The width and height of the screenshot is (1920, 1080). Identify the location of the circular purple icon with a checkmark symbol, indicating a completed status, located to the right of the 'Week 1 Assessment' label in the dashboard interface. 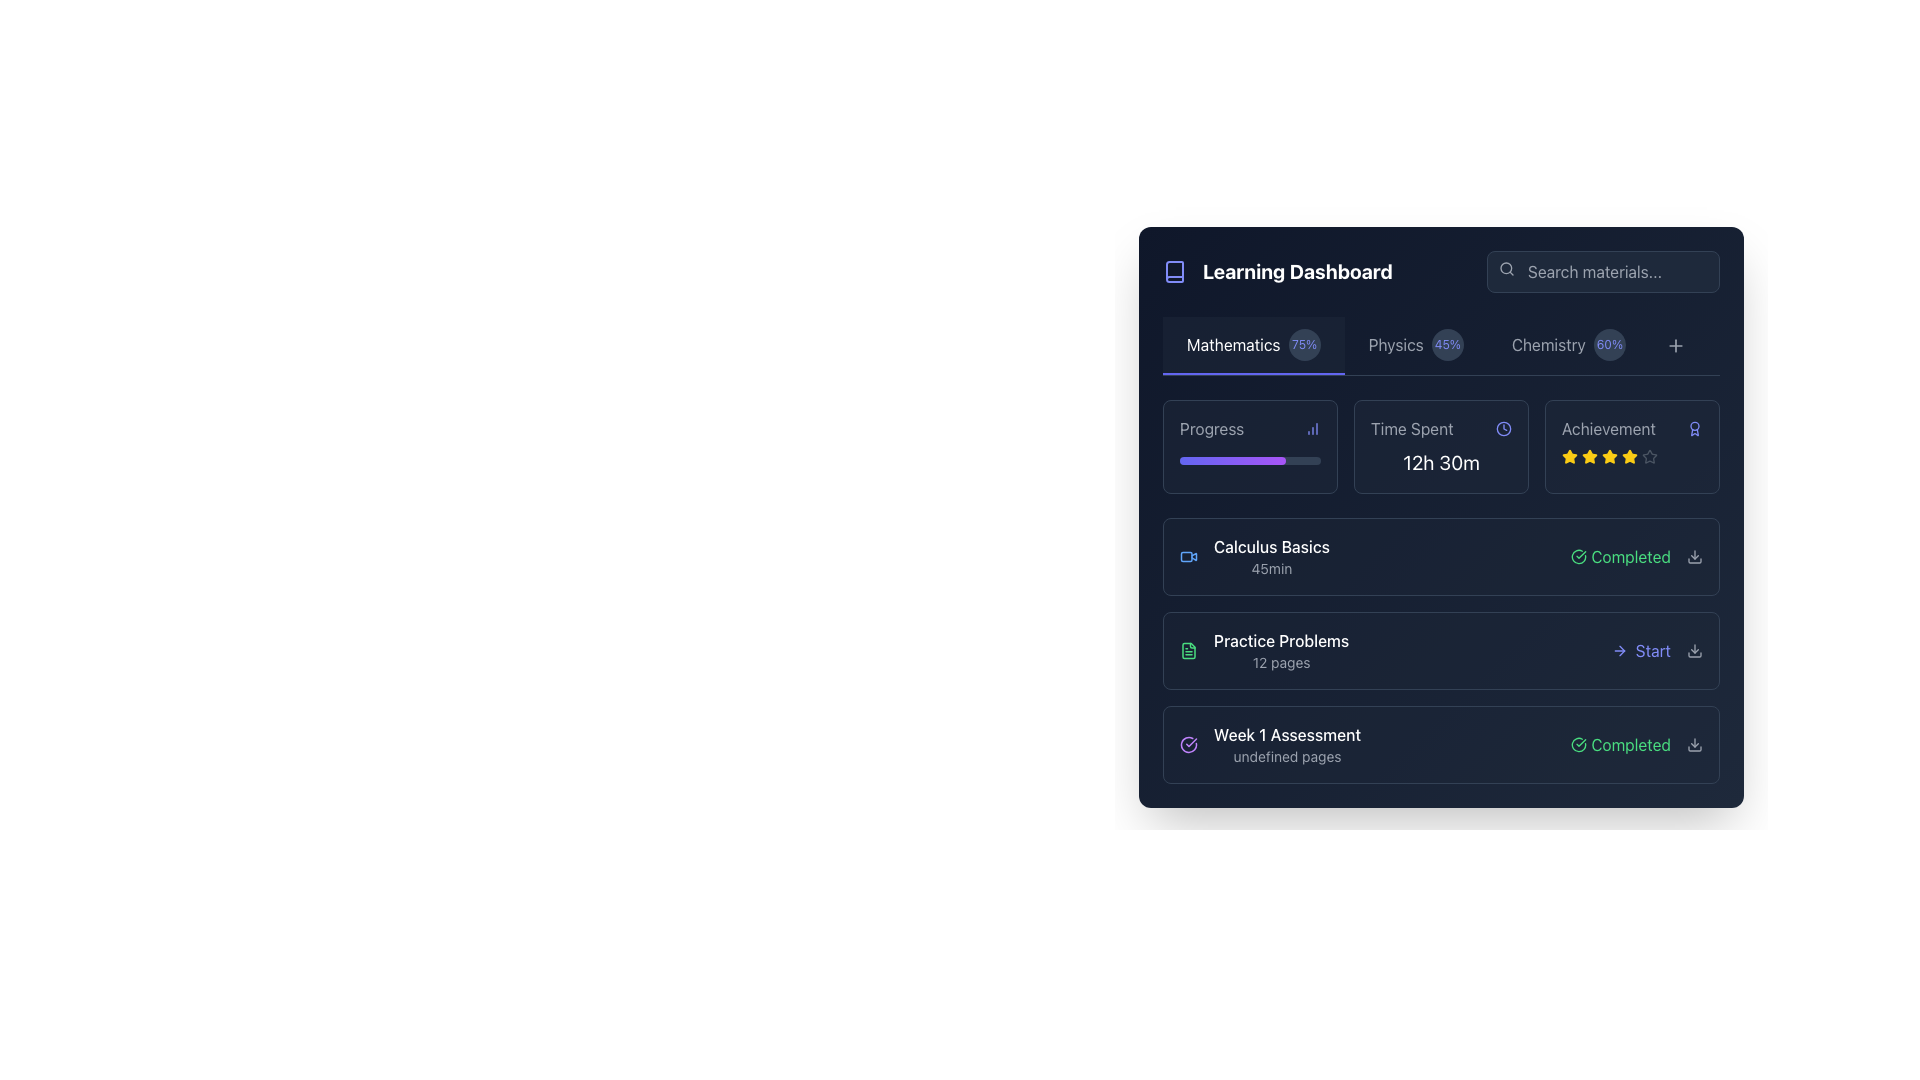
(1189, 744).